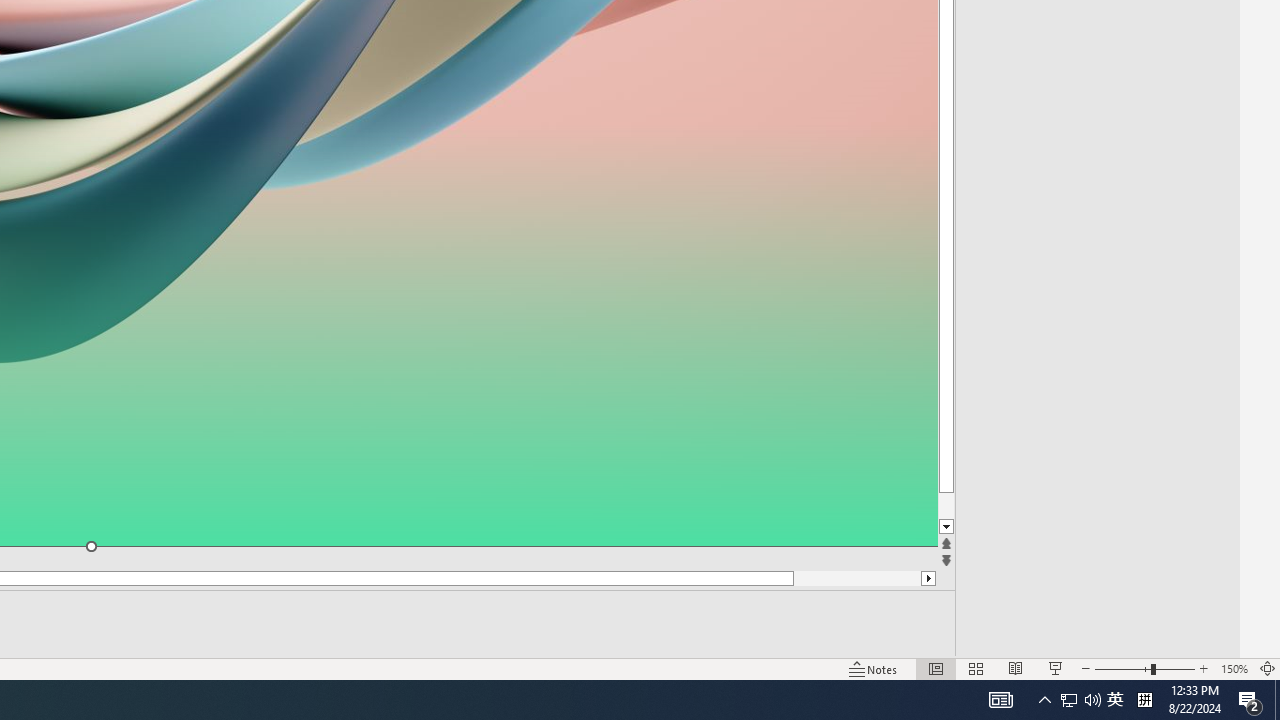 The height and width of the screenshot is (720, 1280). Describe the element at coordinates (1233, 669) in the screenshot. I see `'Zoom 150%'` at that location.